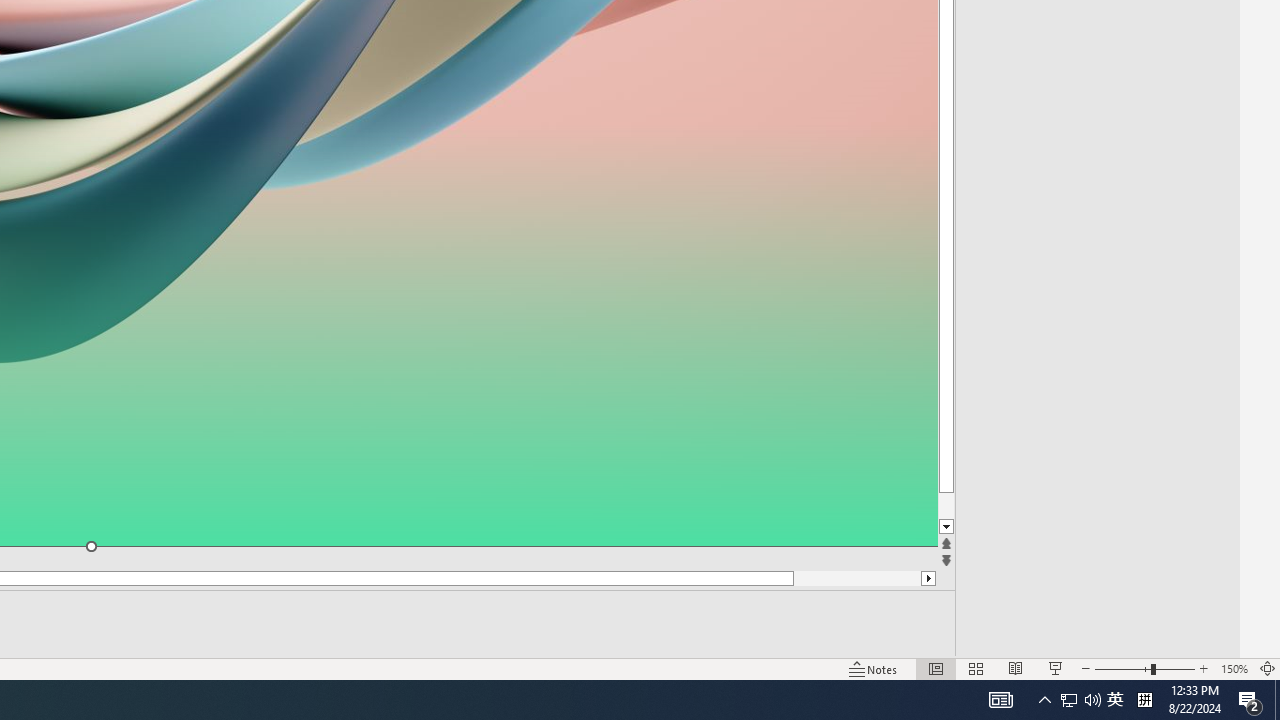 The height and width of the screenshot is (720, 1280). Describe the element at coordinates (1233, 669) in the screenshot. I see `'Zoom 150%'` at that location.